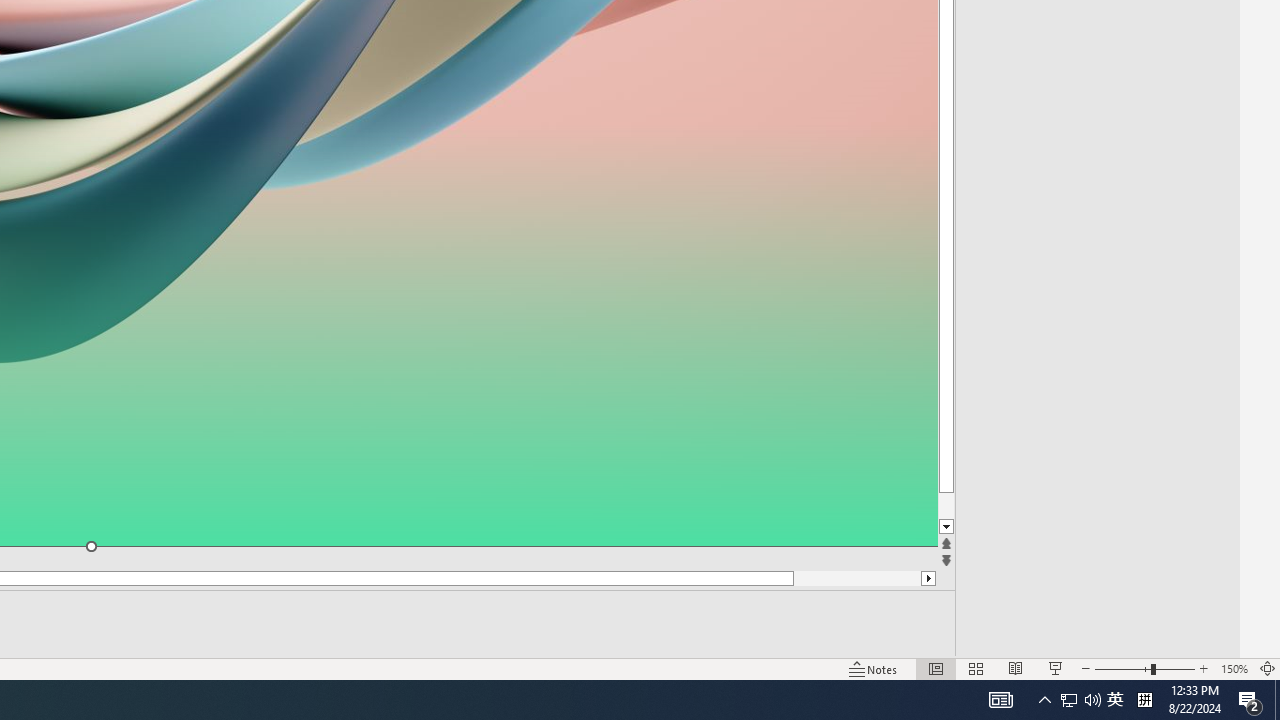 The height and width of the screenshot is (720, 1280). Describe the element at coordinates (1233, 669) in the screenshot. I see `'Zoom 150%'` at that location.